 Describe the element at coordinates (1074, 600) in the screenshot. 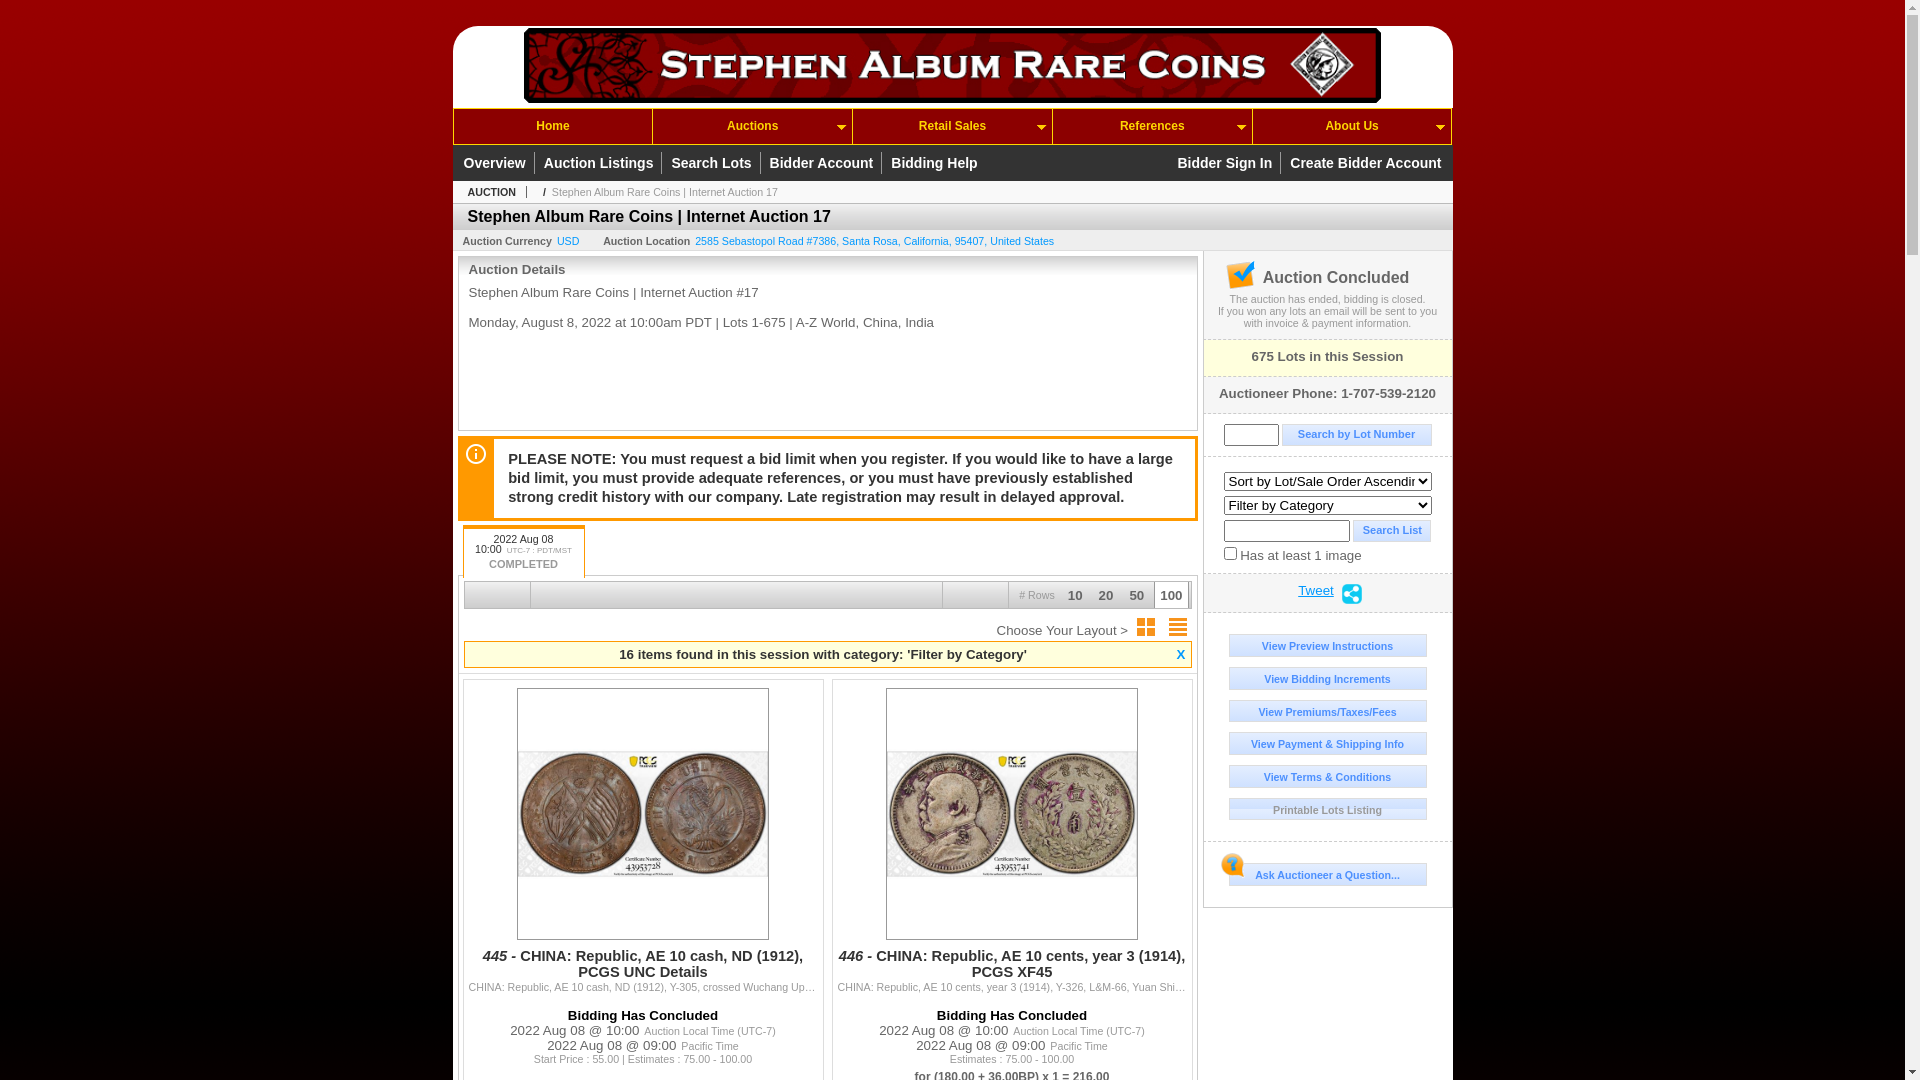

I see `'10'` at that location.